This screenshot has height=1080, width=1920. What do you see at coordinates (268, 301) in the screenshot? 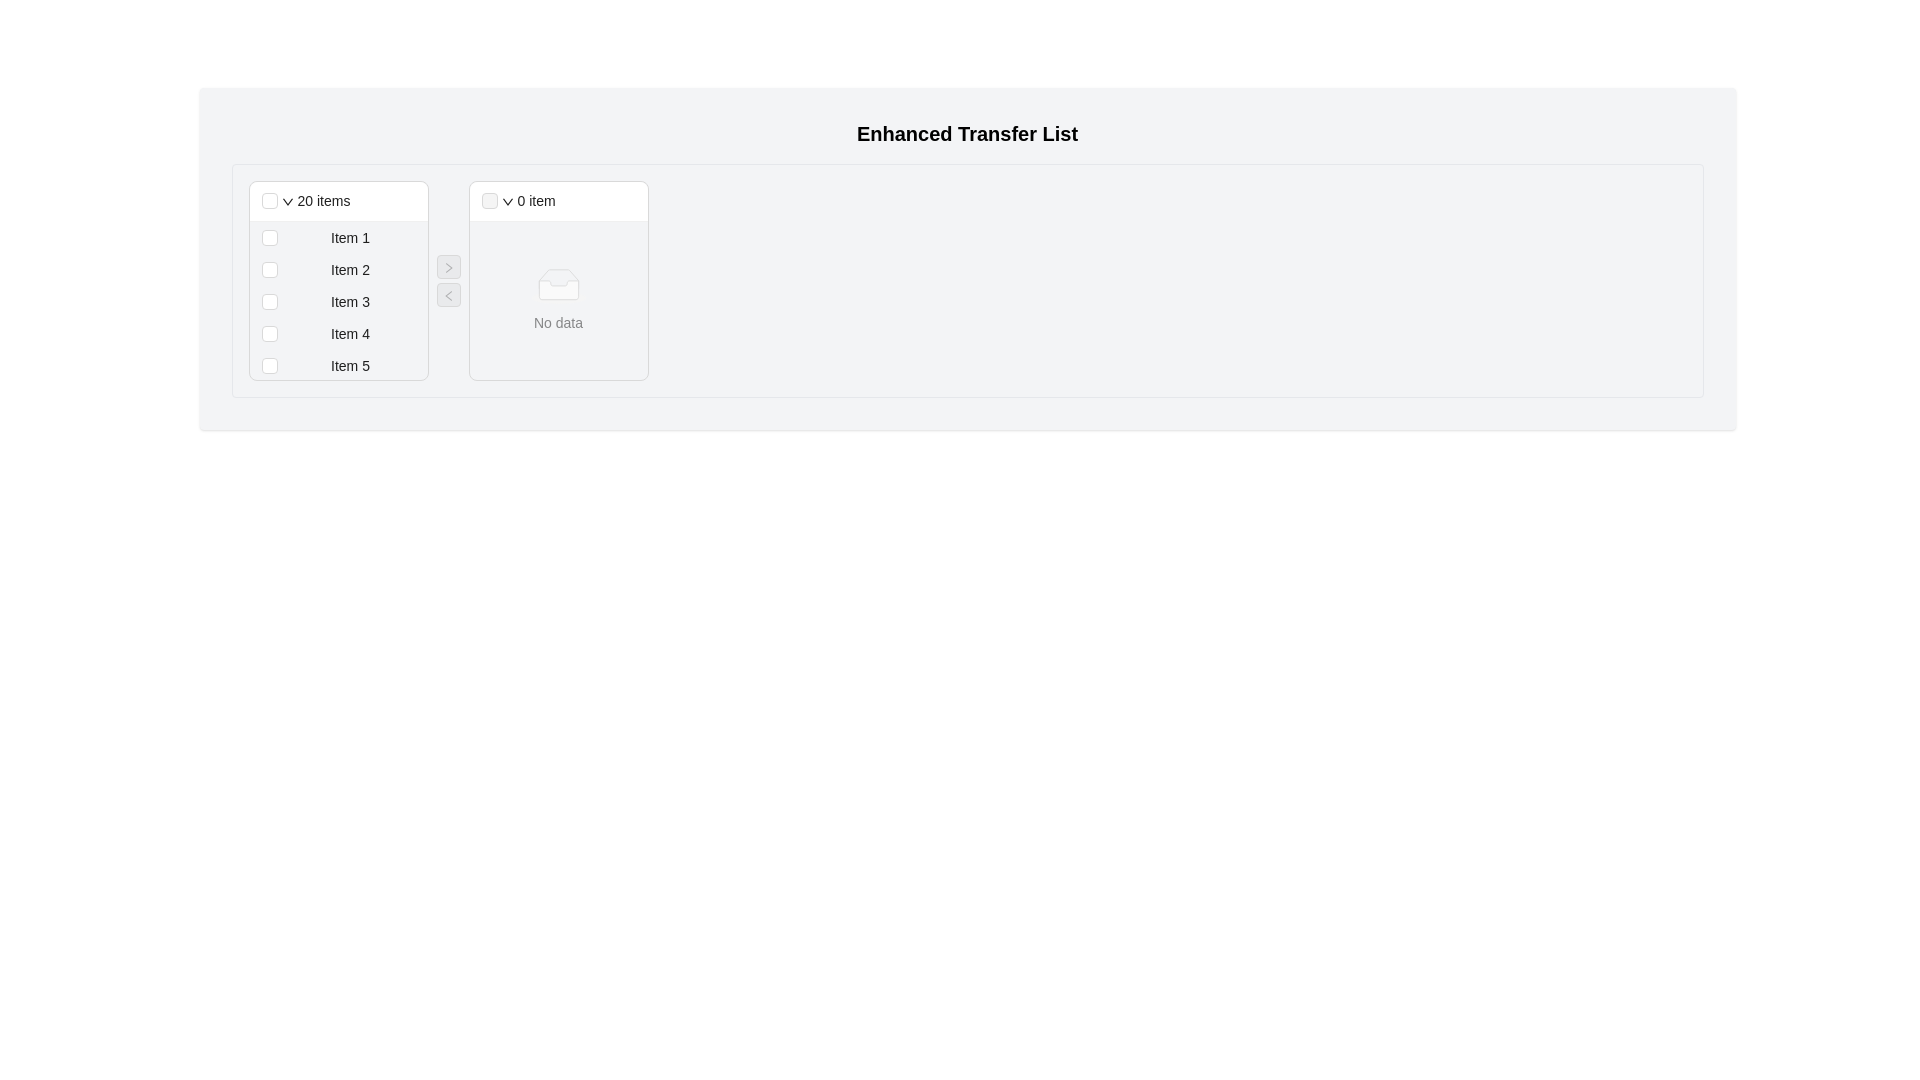
I see `the checkbox for Item 3 located in the left panel to provide a visual cue` at bounding box center [268, 301].